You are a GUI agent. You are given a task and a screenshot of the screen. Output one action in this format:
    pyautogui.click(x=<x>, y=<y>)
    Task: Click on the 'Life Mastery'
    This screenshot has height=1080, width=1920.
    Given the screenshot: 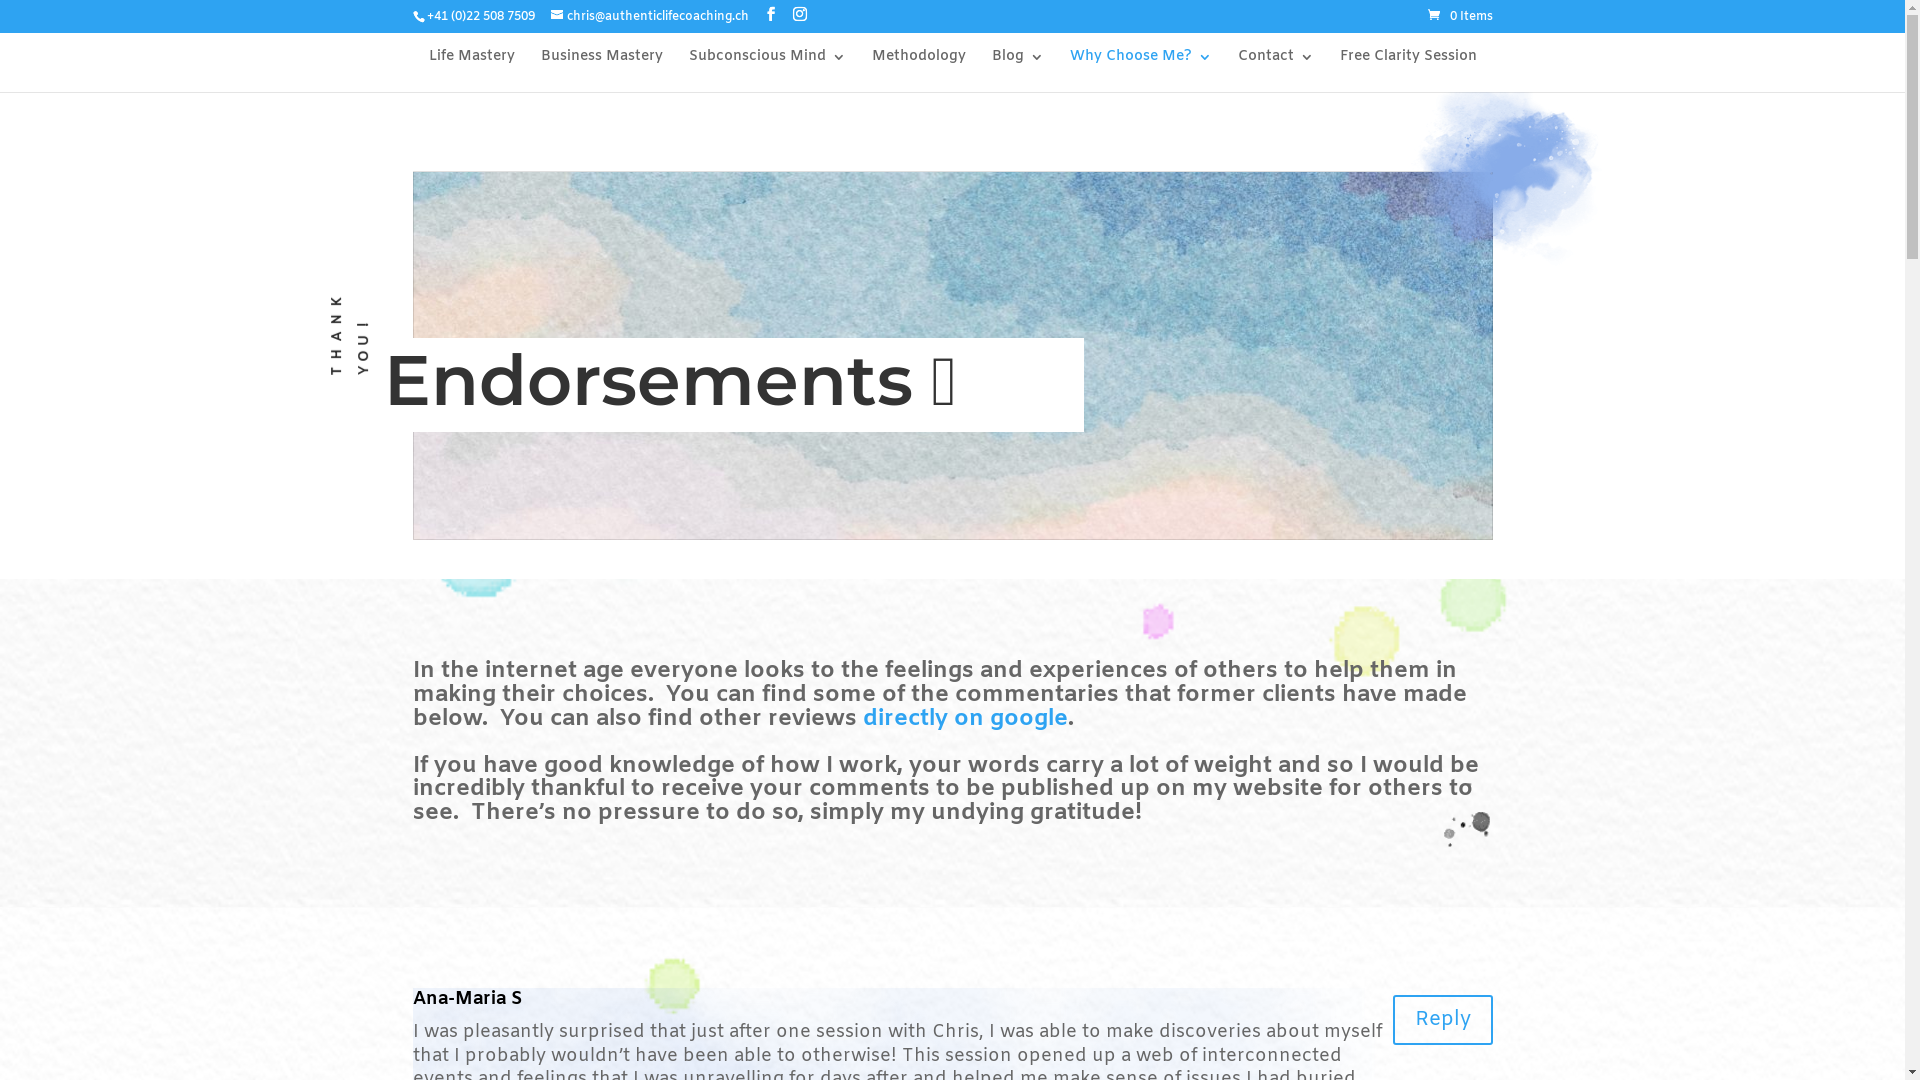 What is the action you would take?
    pyautogui.click(x=469, y=69)
    